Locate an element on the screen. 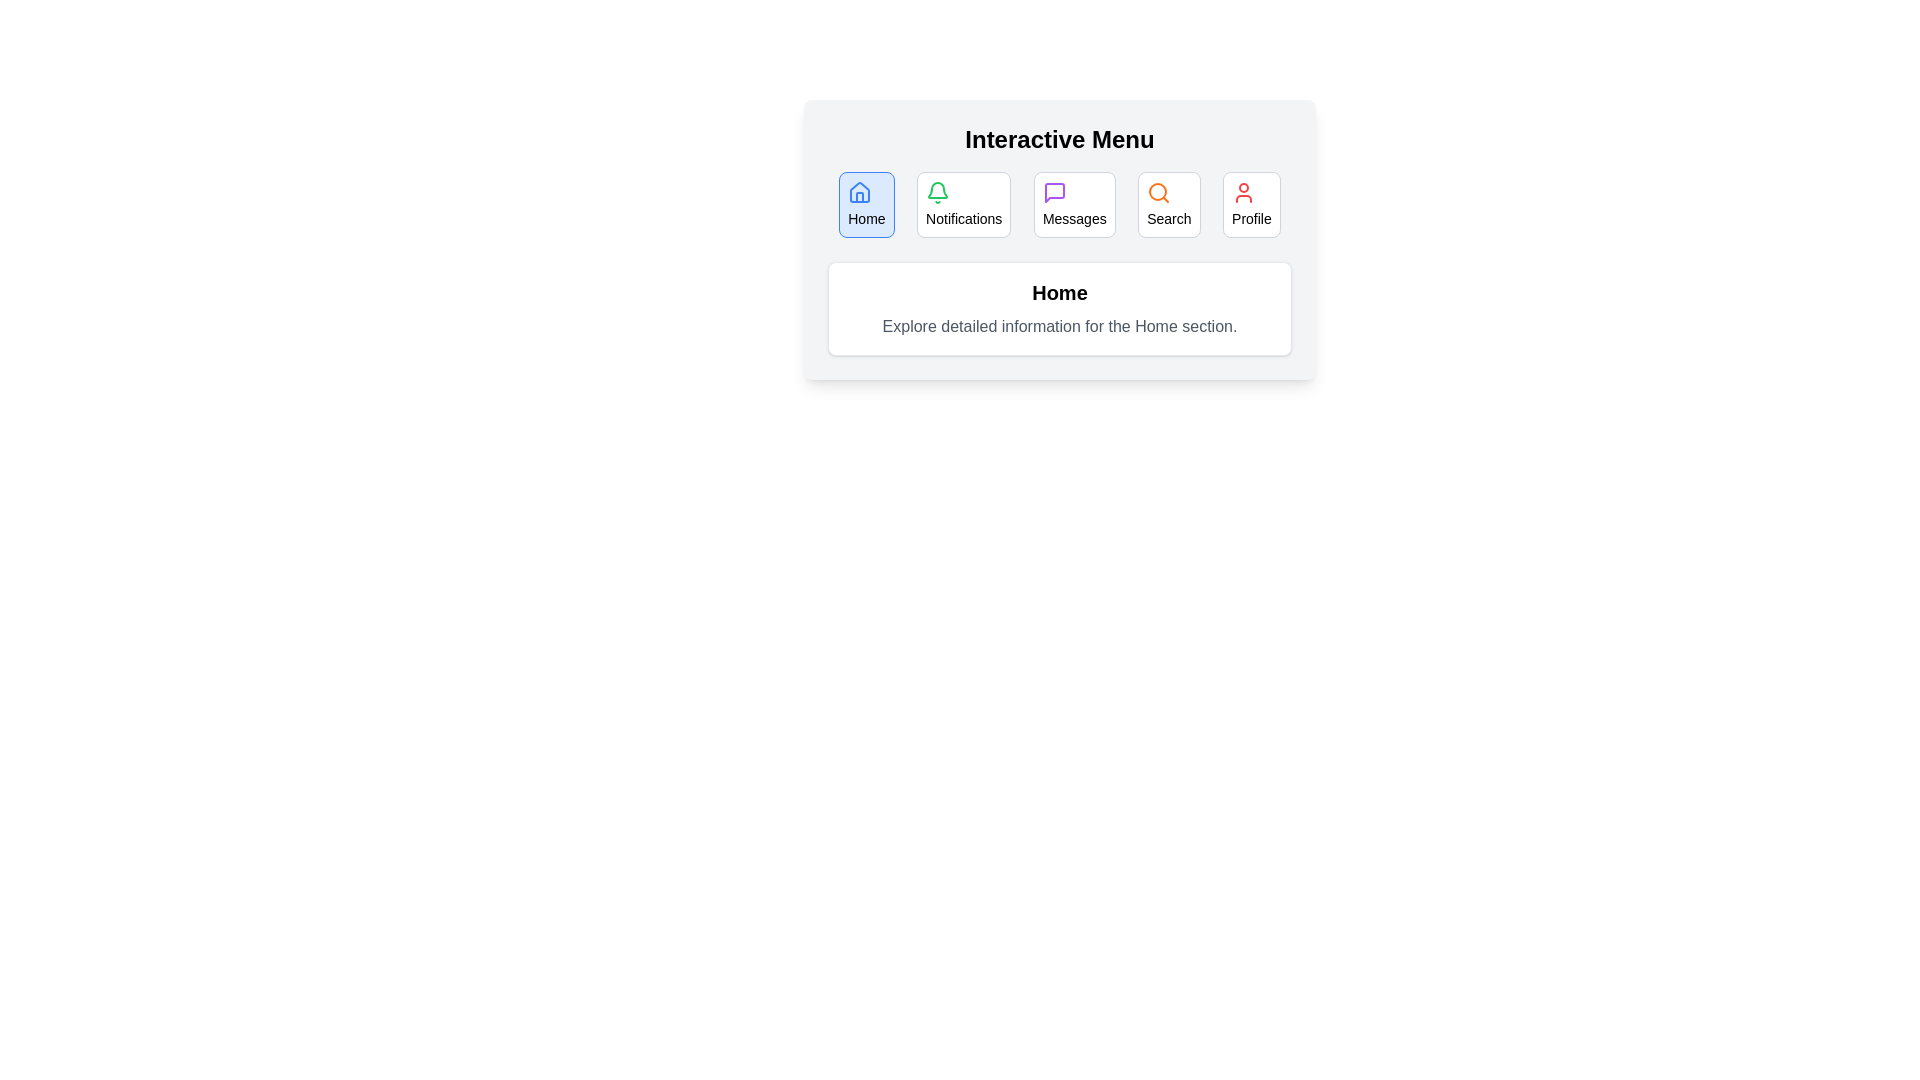 This screenshot has height=1080, width=1920. the circular lens of the magnifying glass icon located in the search button, which is the fourth button from the left in the top row of the menu is located at coordinates (1158, 192).